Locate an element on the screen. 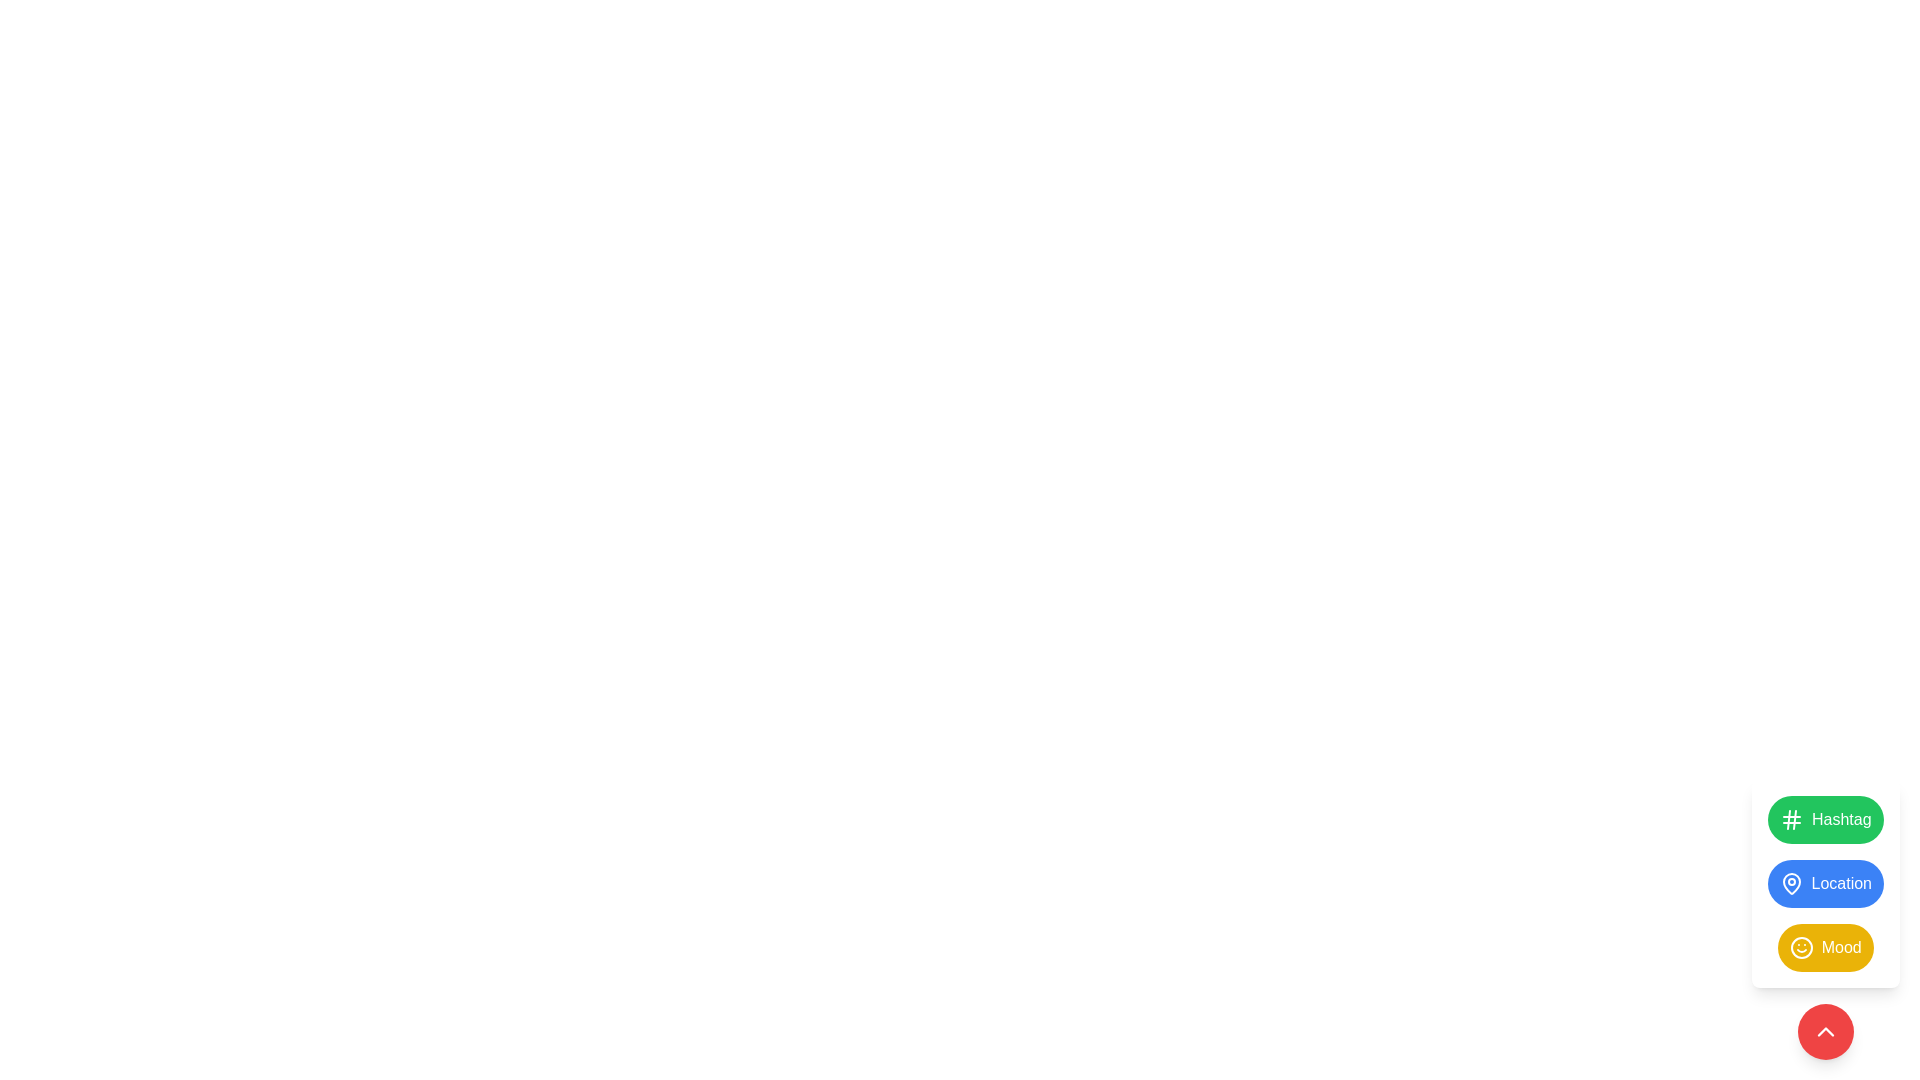 Image resolution: width=1920 pixels, height=1080 pixels. the central circular part of the smiley face icon, which serves as the face outline of the graphic is located at coordinates (1801, 947).